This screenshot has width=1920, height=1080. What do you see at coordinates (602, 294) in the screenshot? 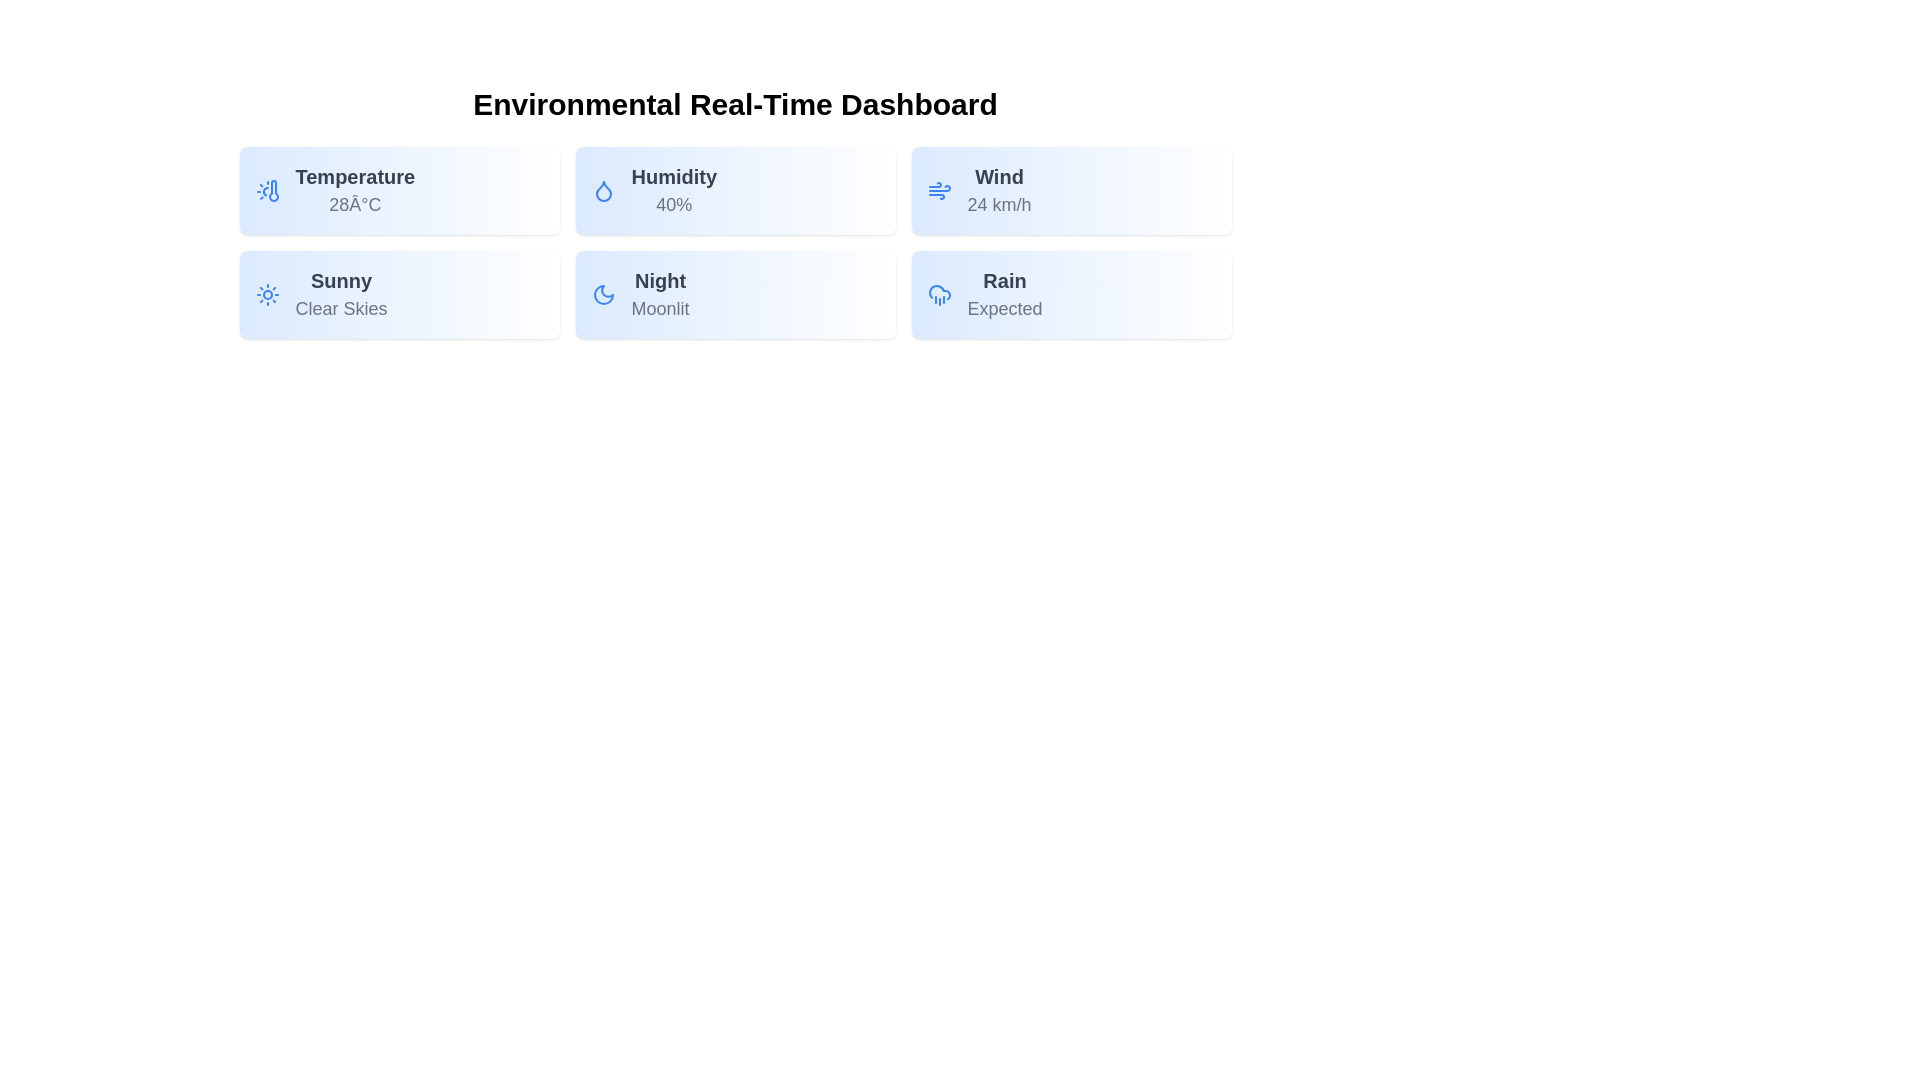
I see `the 'Night' graphical vector icon located on the left side of the text 'Night' and 'Moonlit' in the Environmental Real-Time Dashboard` at bounding box center [602, 294].